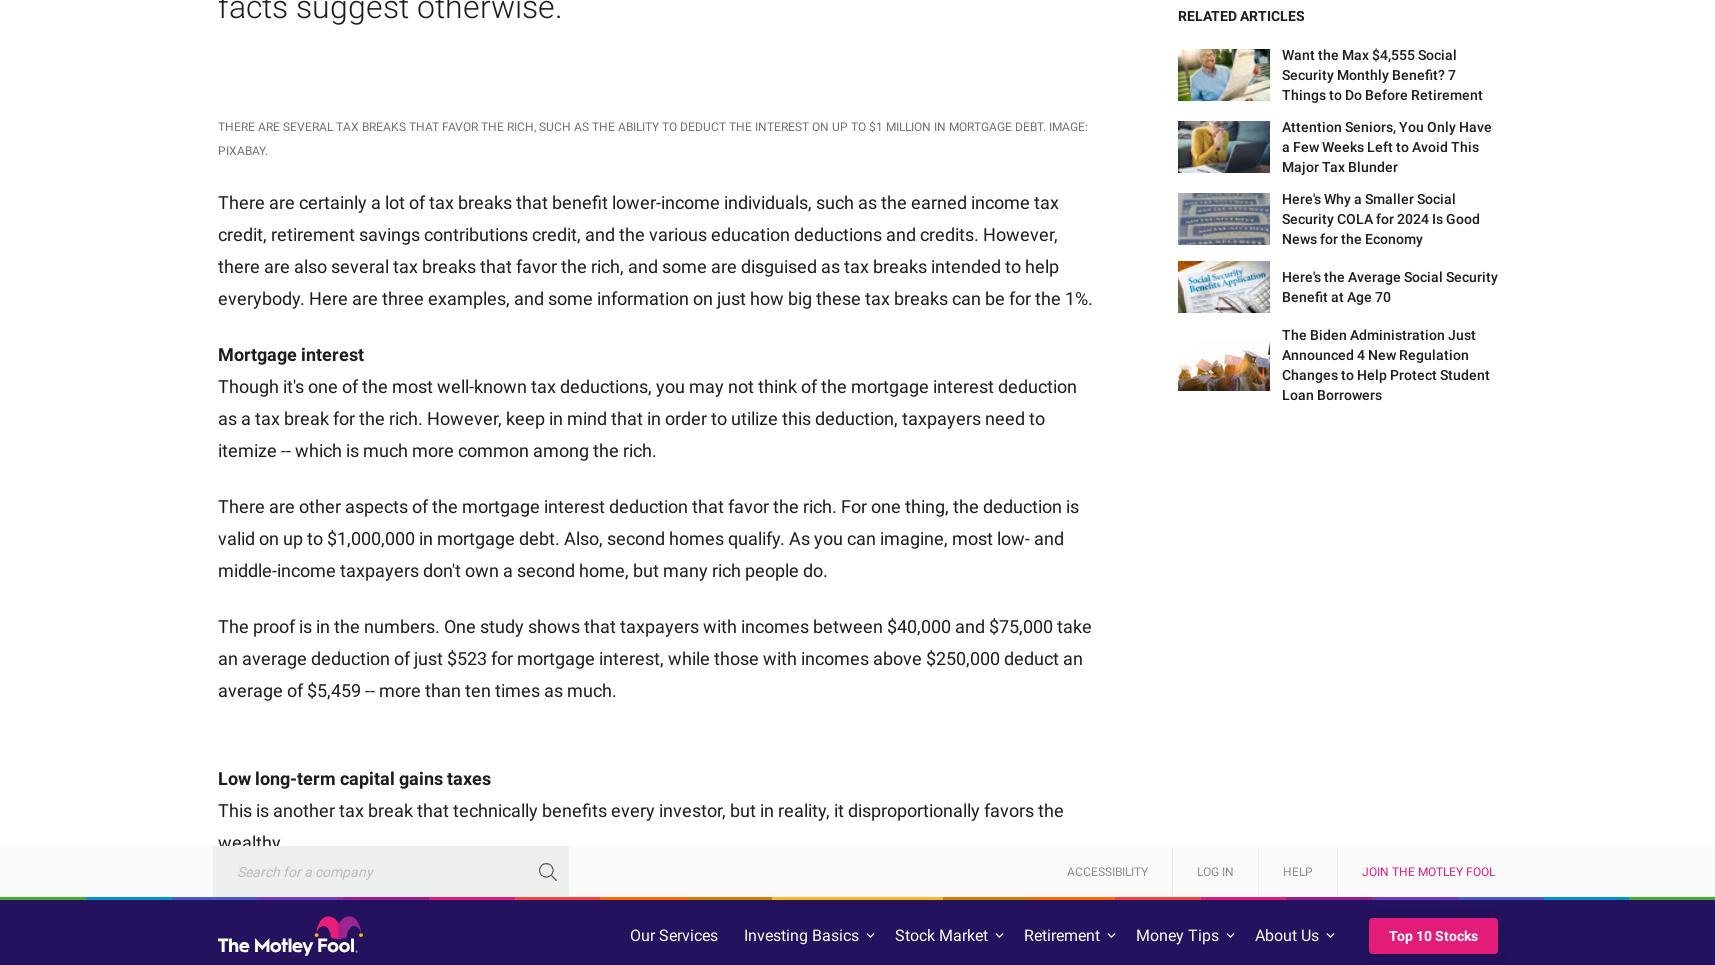  What do you see at coordinates (581, 942) in the screenshot?
I see `'Advertise'` at bounding box center [581, 942].